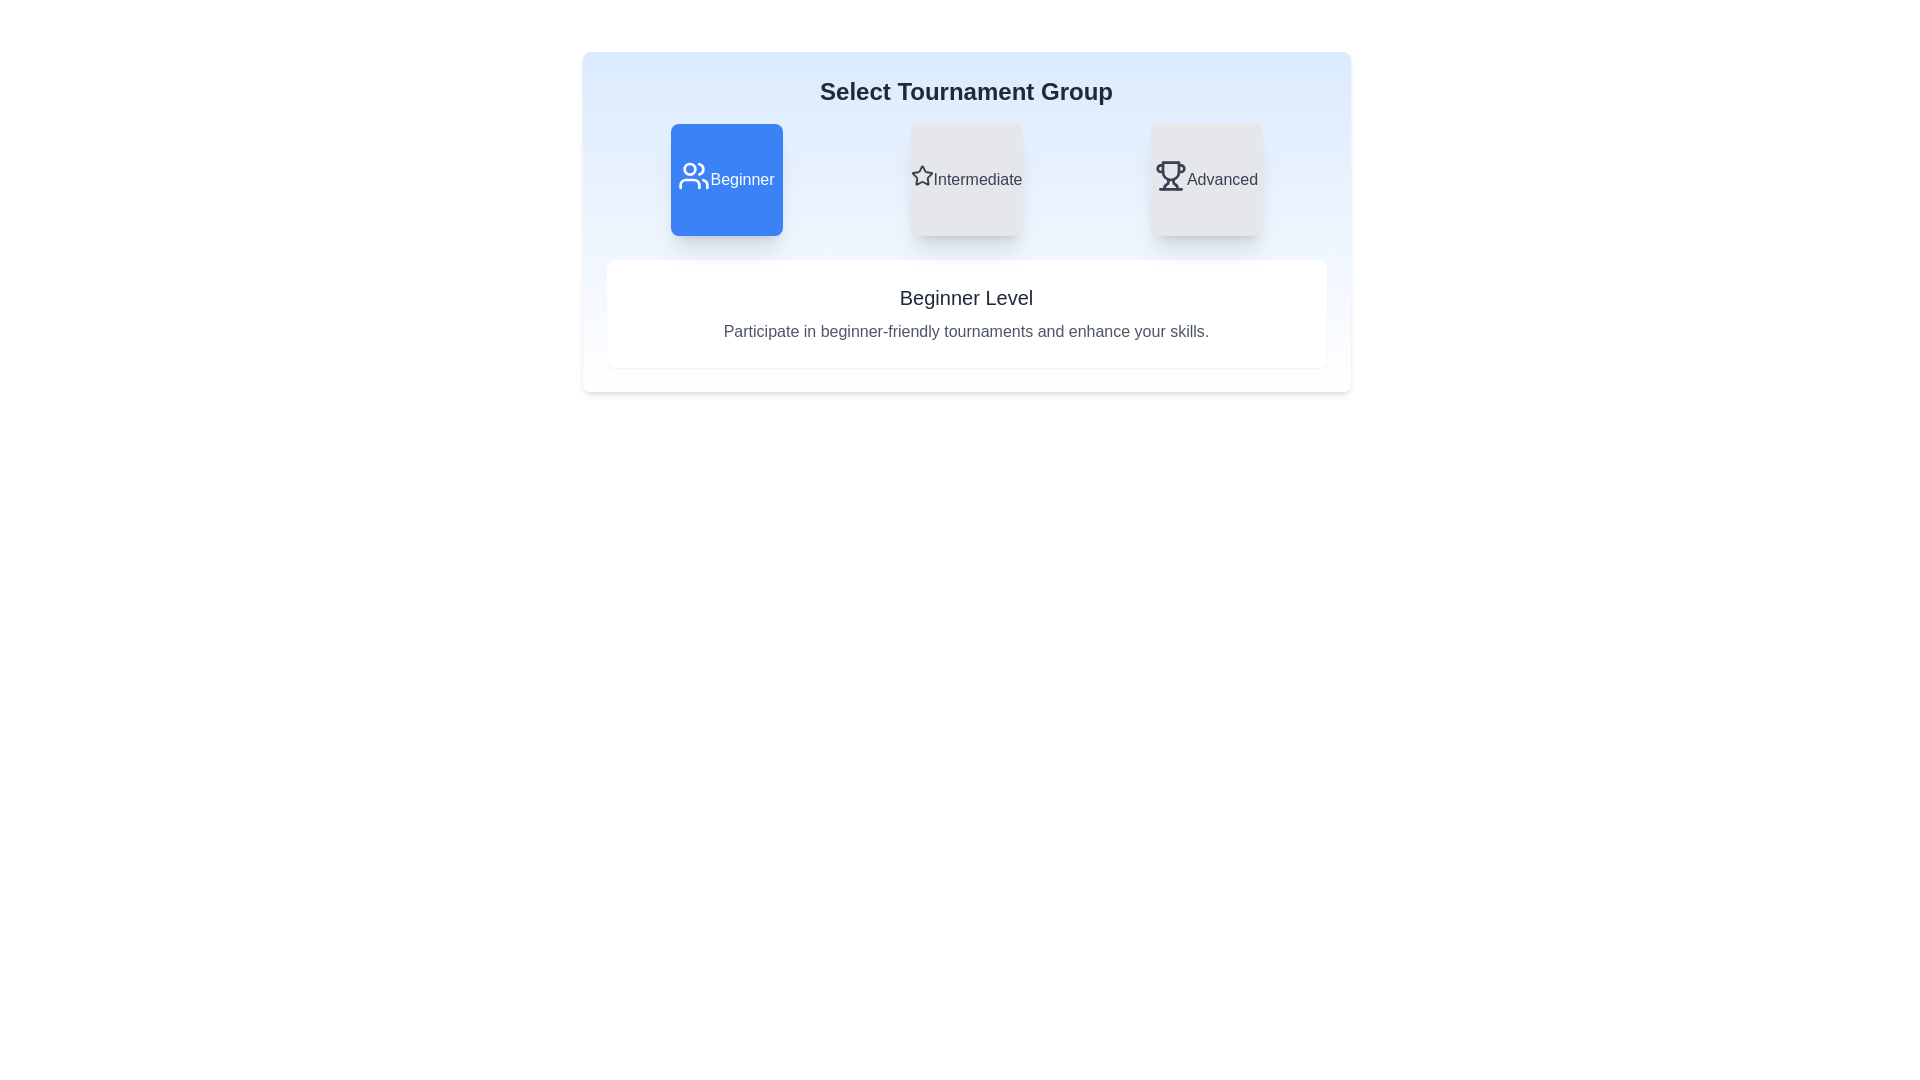 The width and height of the screenshot is (1920, 1080). I want to click on text label indicating the category of the card as 'Advanced', located at the bottom of the third card under the 'Select Tournament Group' header, so click(1221, 180).